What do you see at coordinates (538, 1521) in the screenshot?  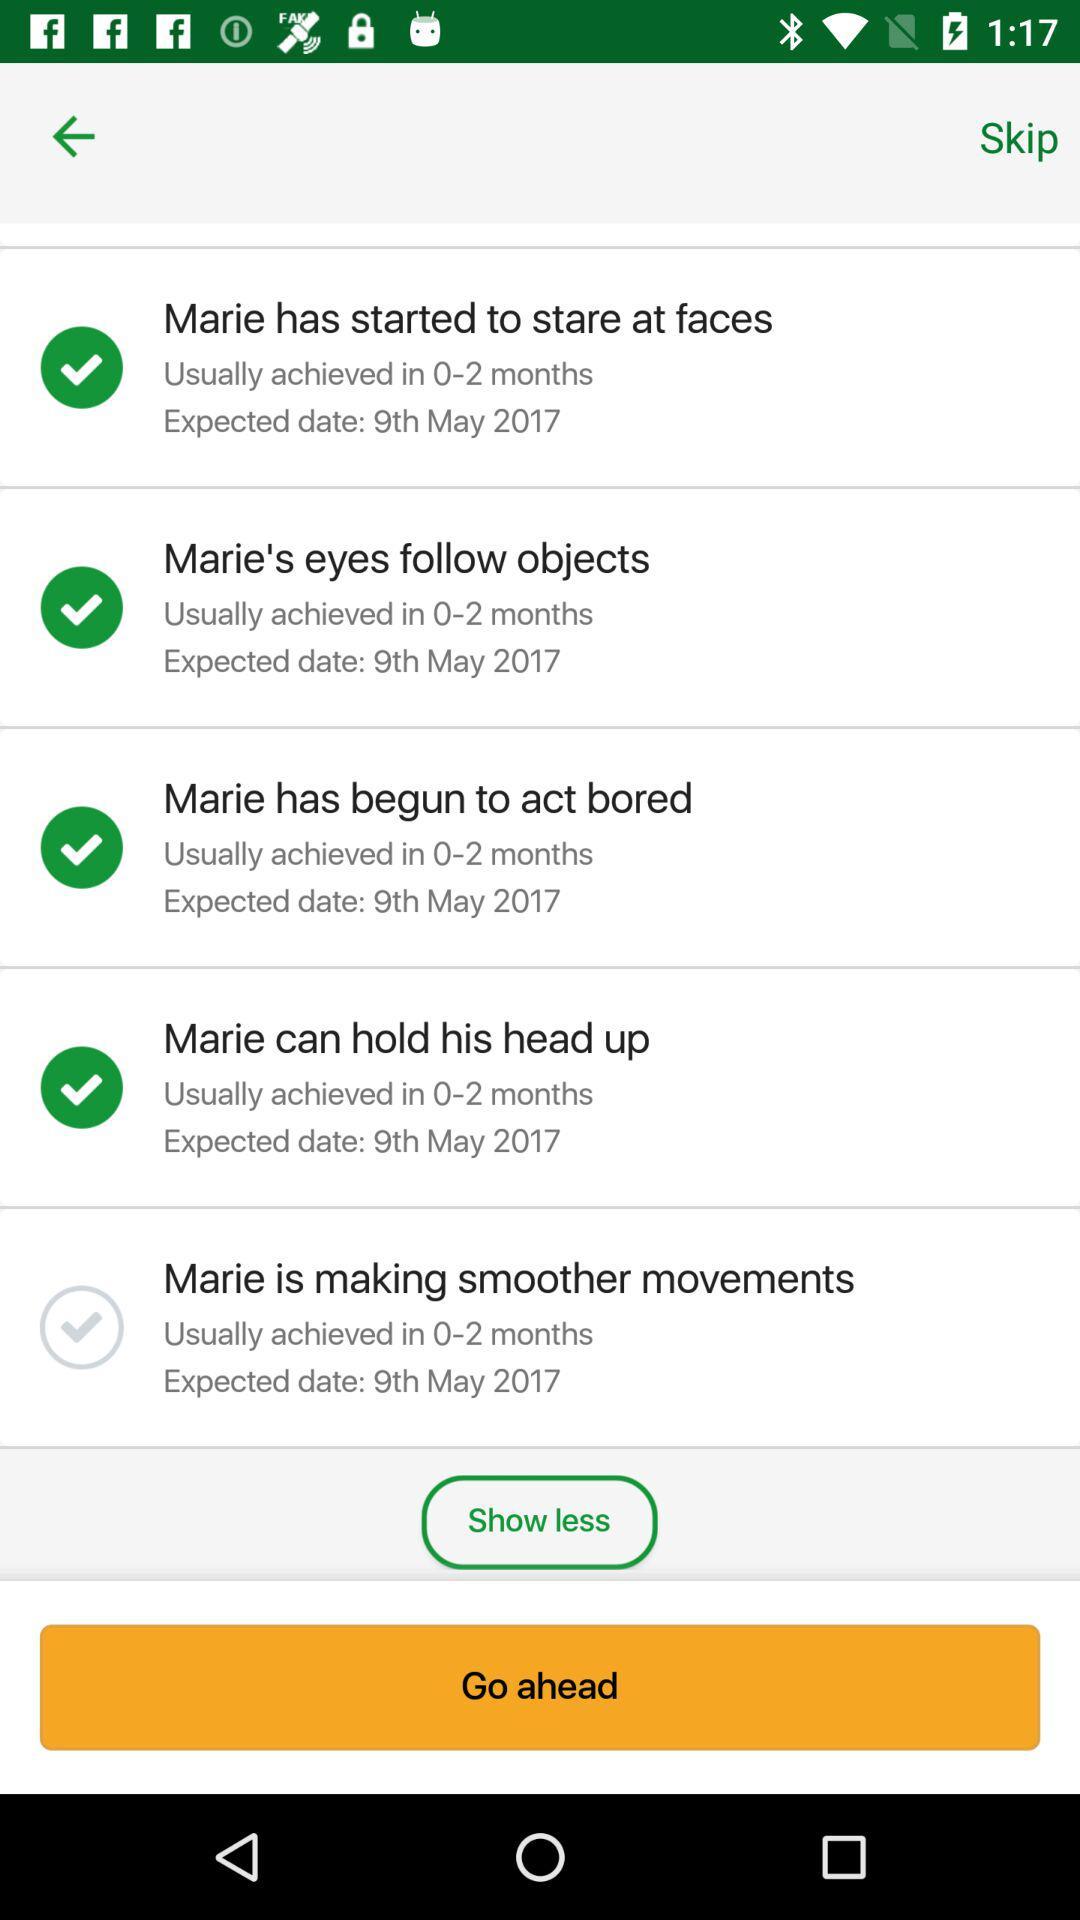 I see `the icon above go ahead item` at bounding box center [538, 1521].